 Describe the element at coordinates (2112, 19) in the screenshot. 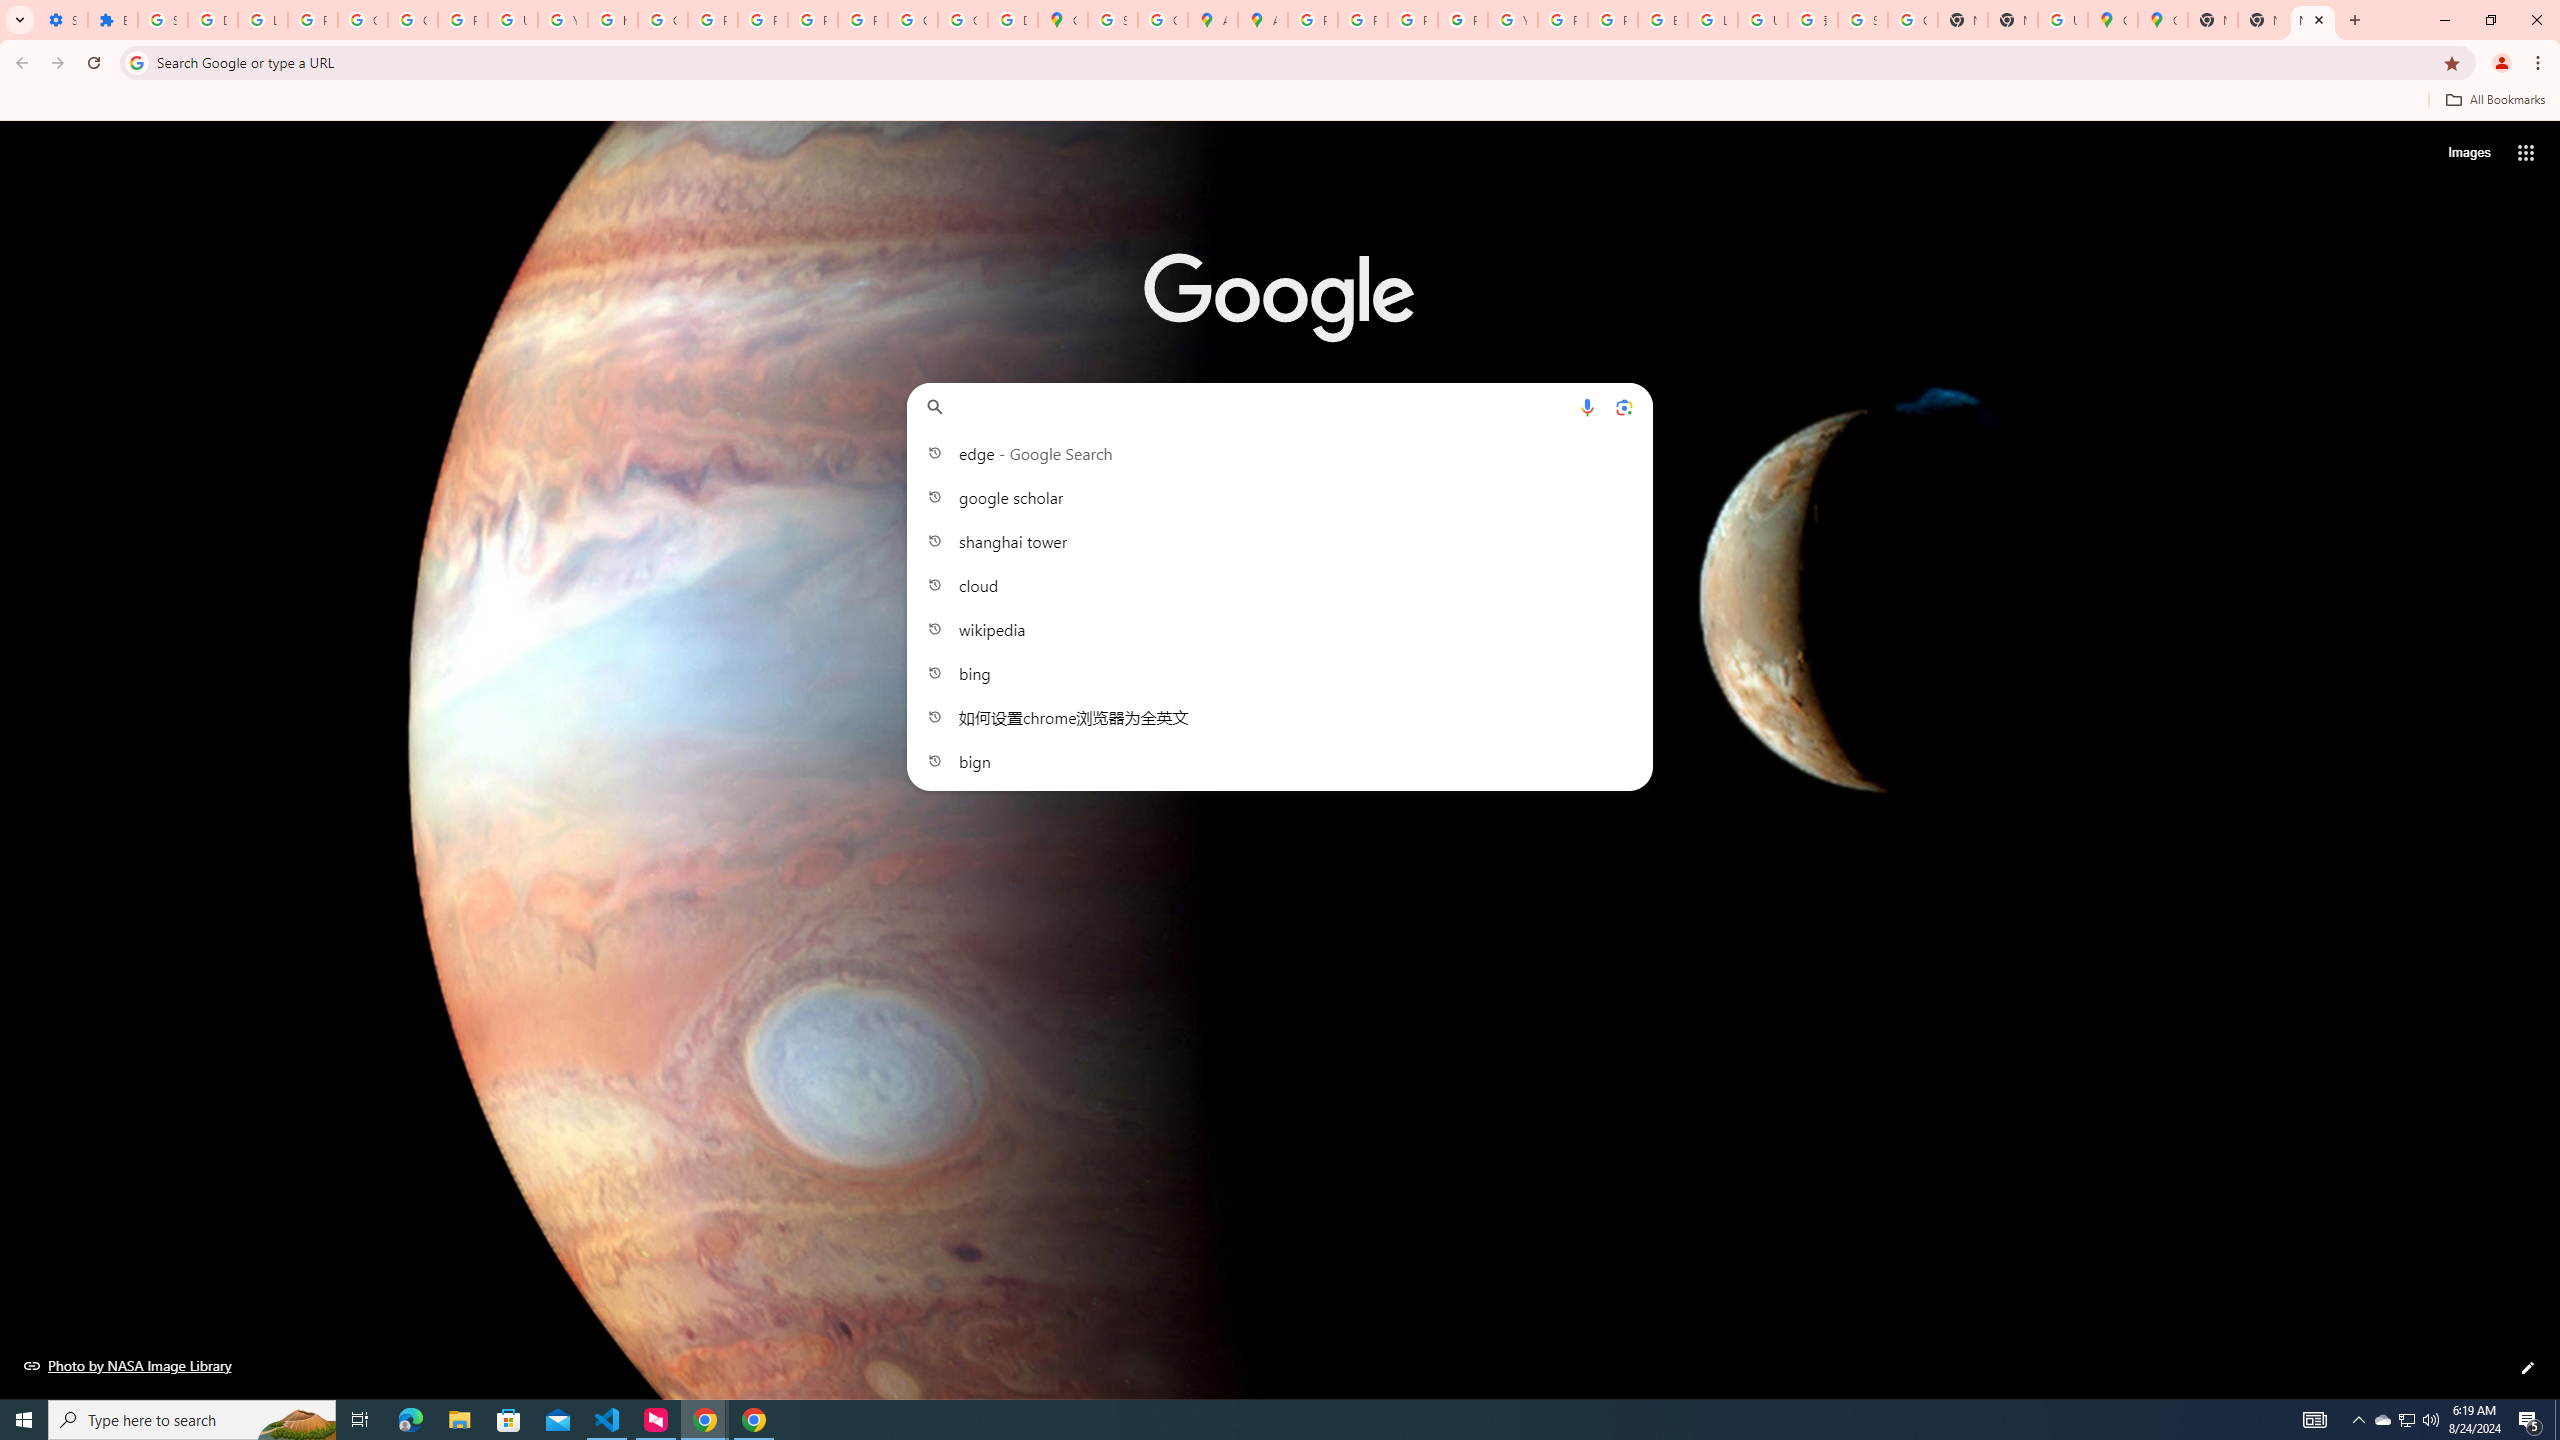

I see `'Google Maps'` at that location.